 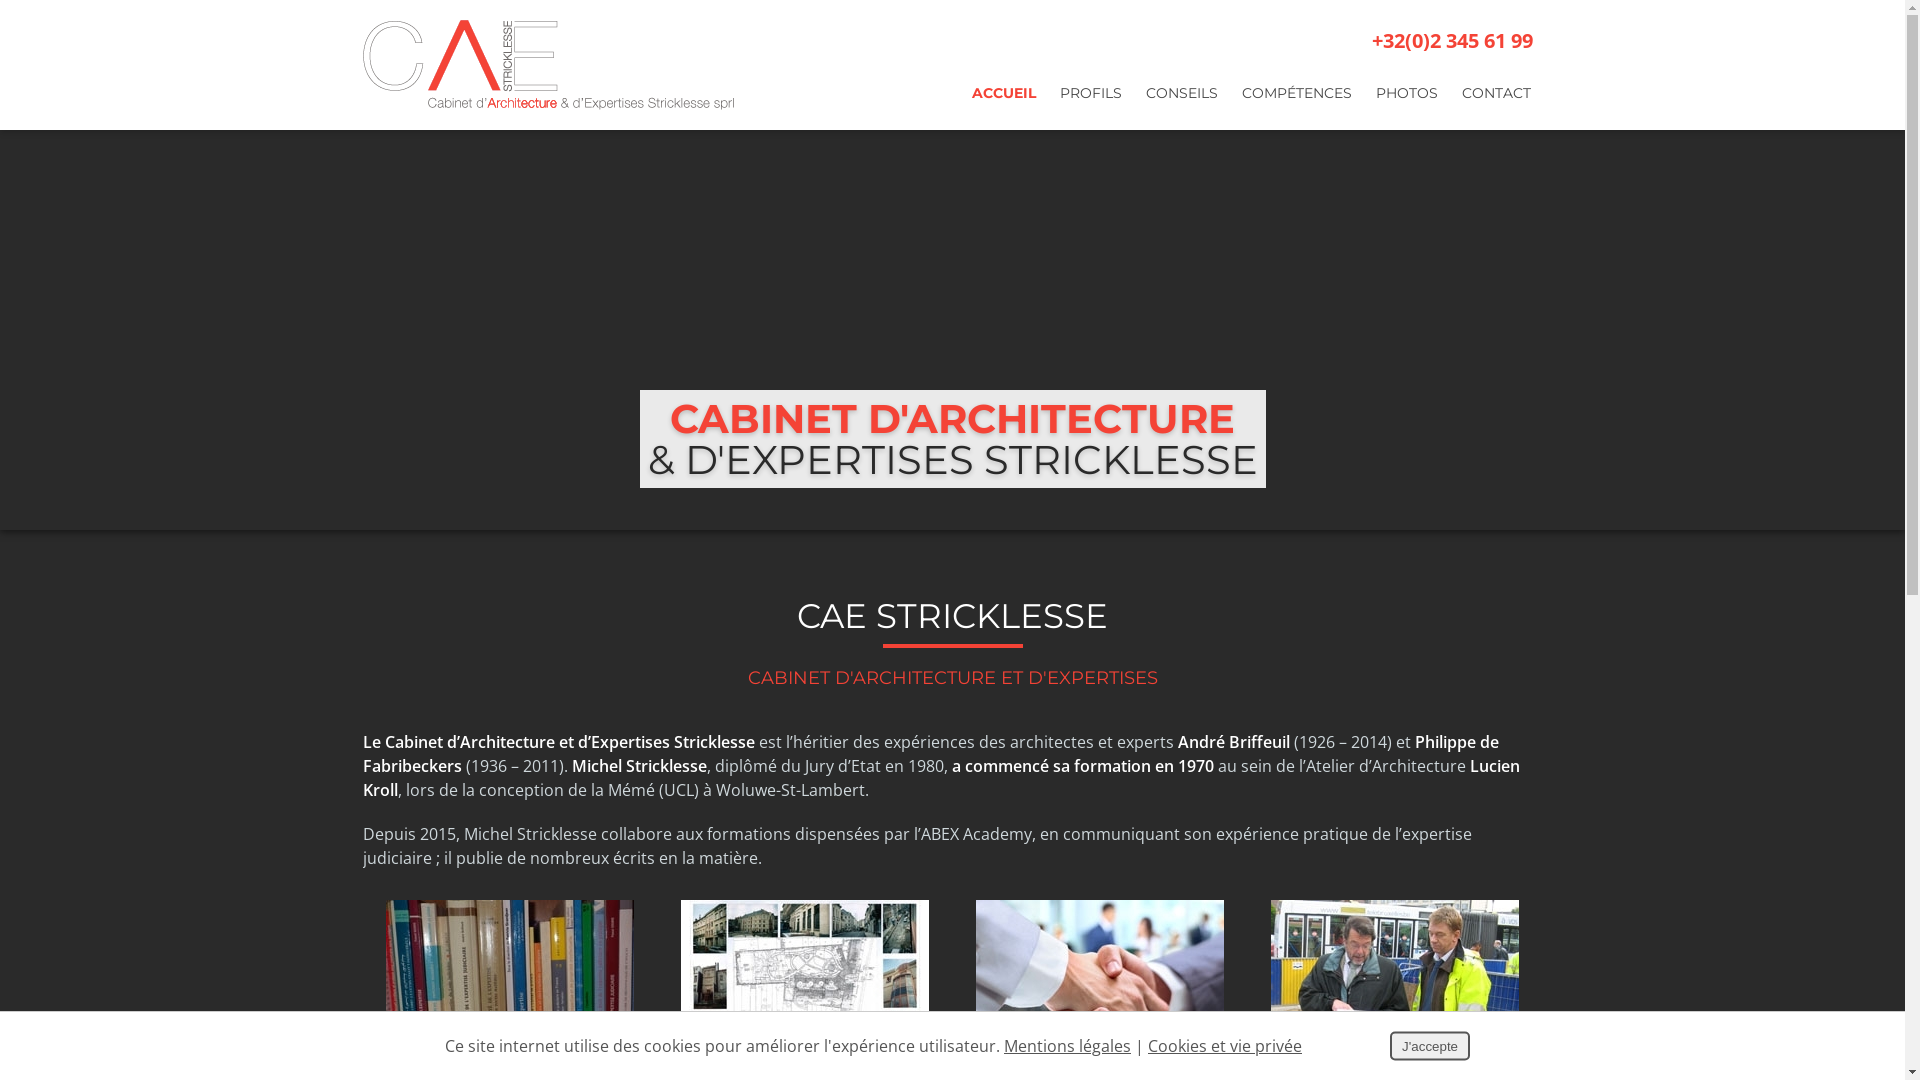 What do you see at coordinates (1405, 97) in the screenshot?
I see `'PHOTOS'` at bounding box center [1405, 97].